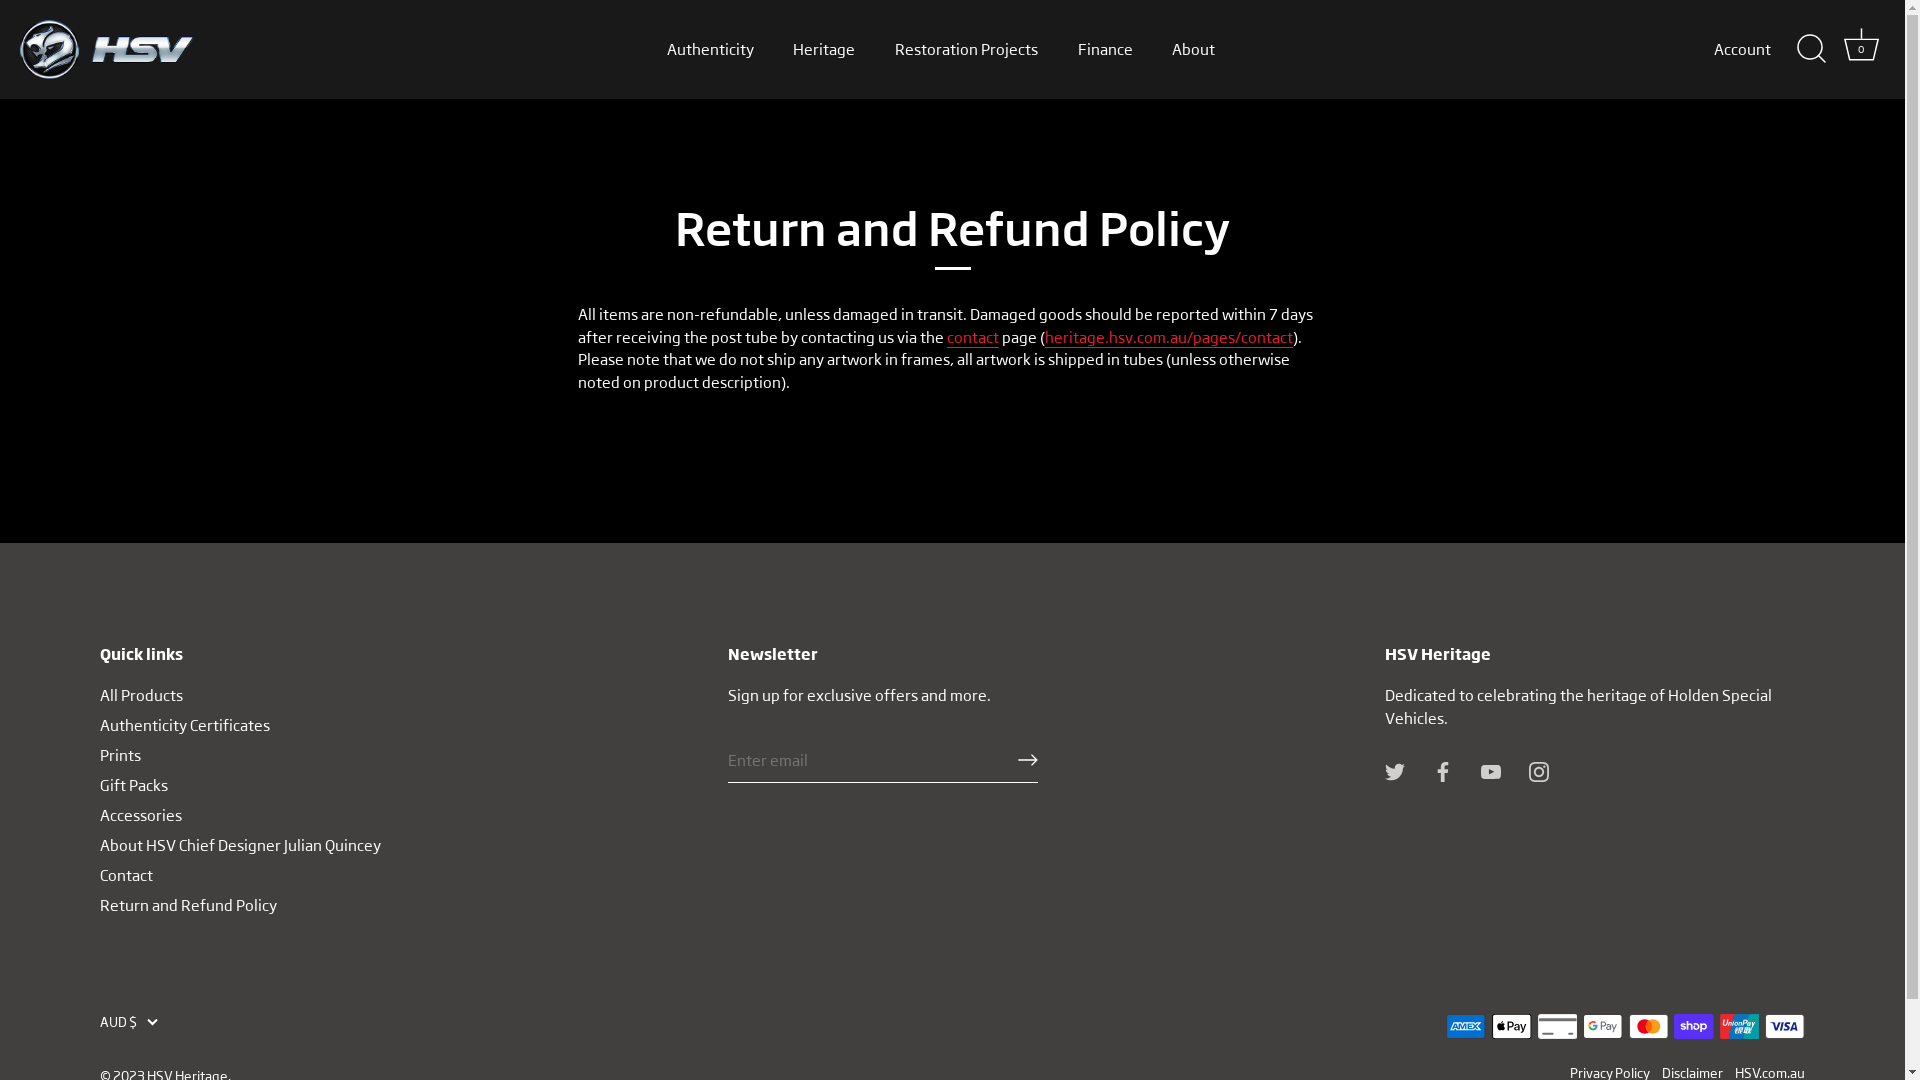 This screenshot has width=1920, height=1080. I want to click on 'All Products', so click(140, 693).